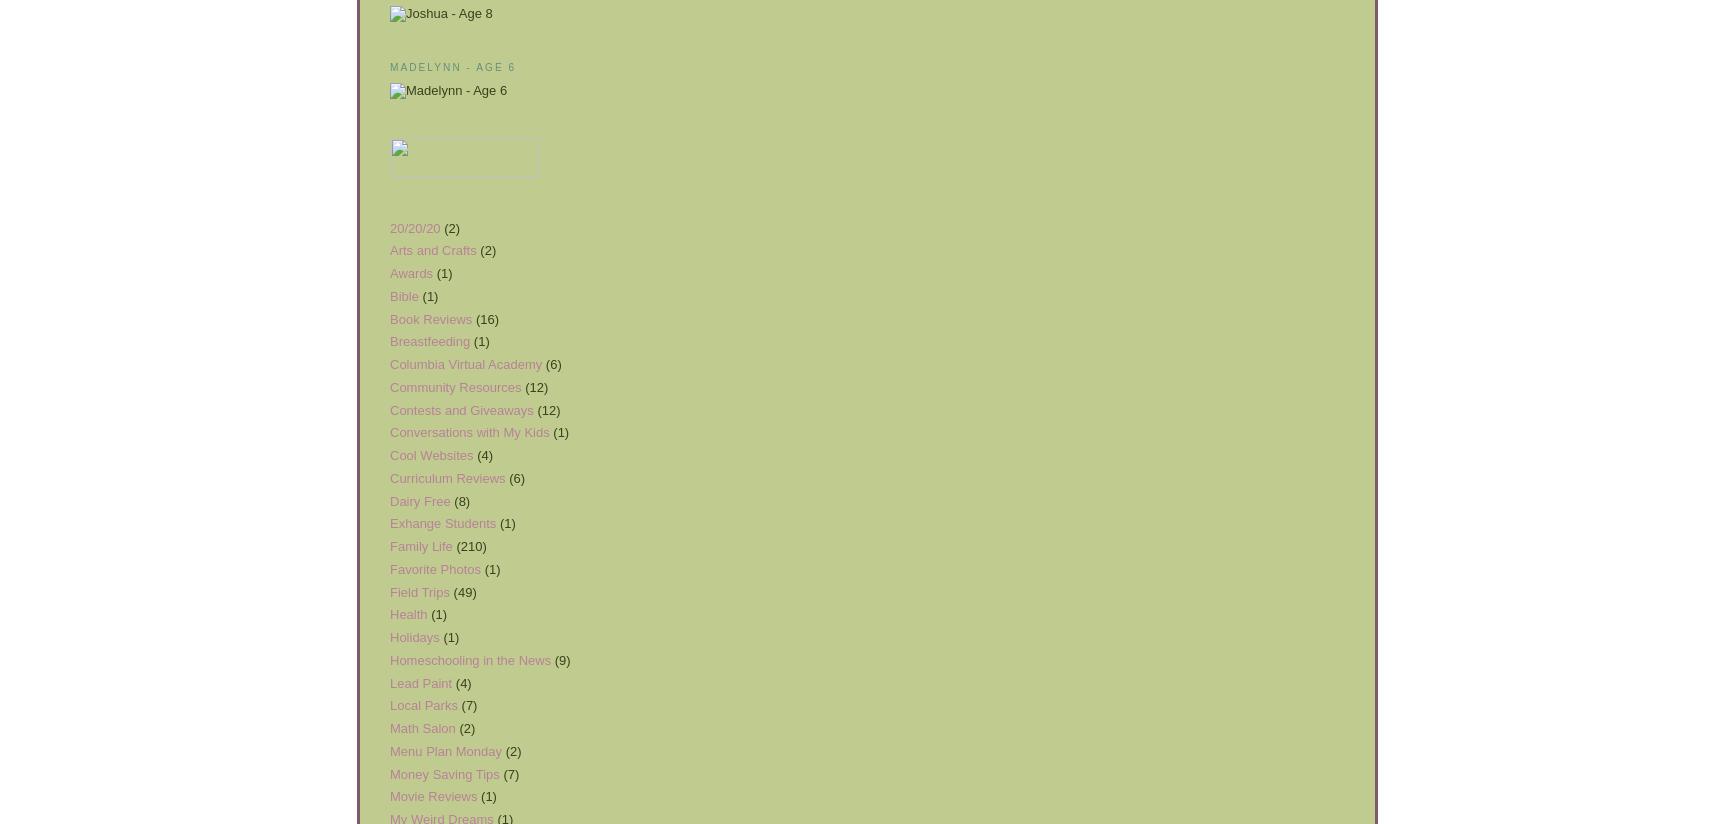 The width and height of the screenshot is (1735, 824). I want to click on 'Madelynn - Age 6', so click(453, 66).